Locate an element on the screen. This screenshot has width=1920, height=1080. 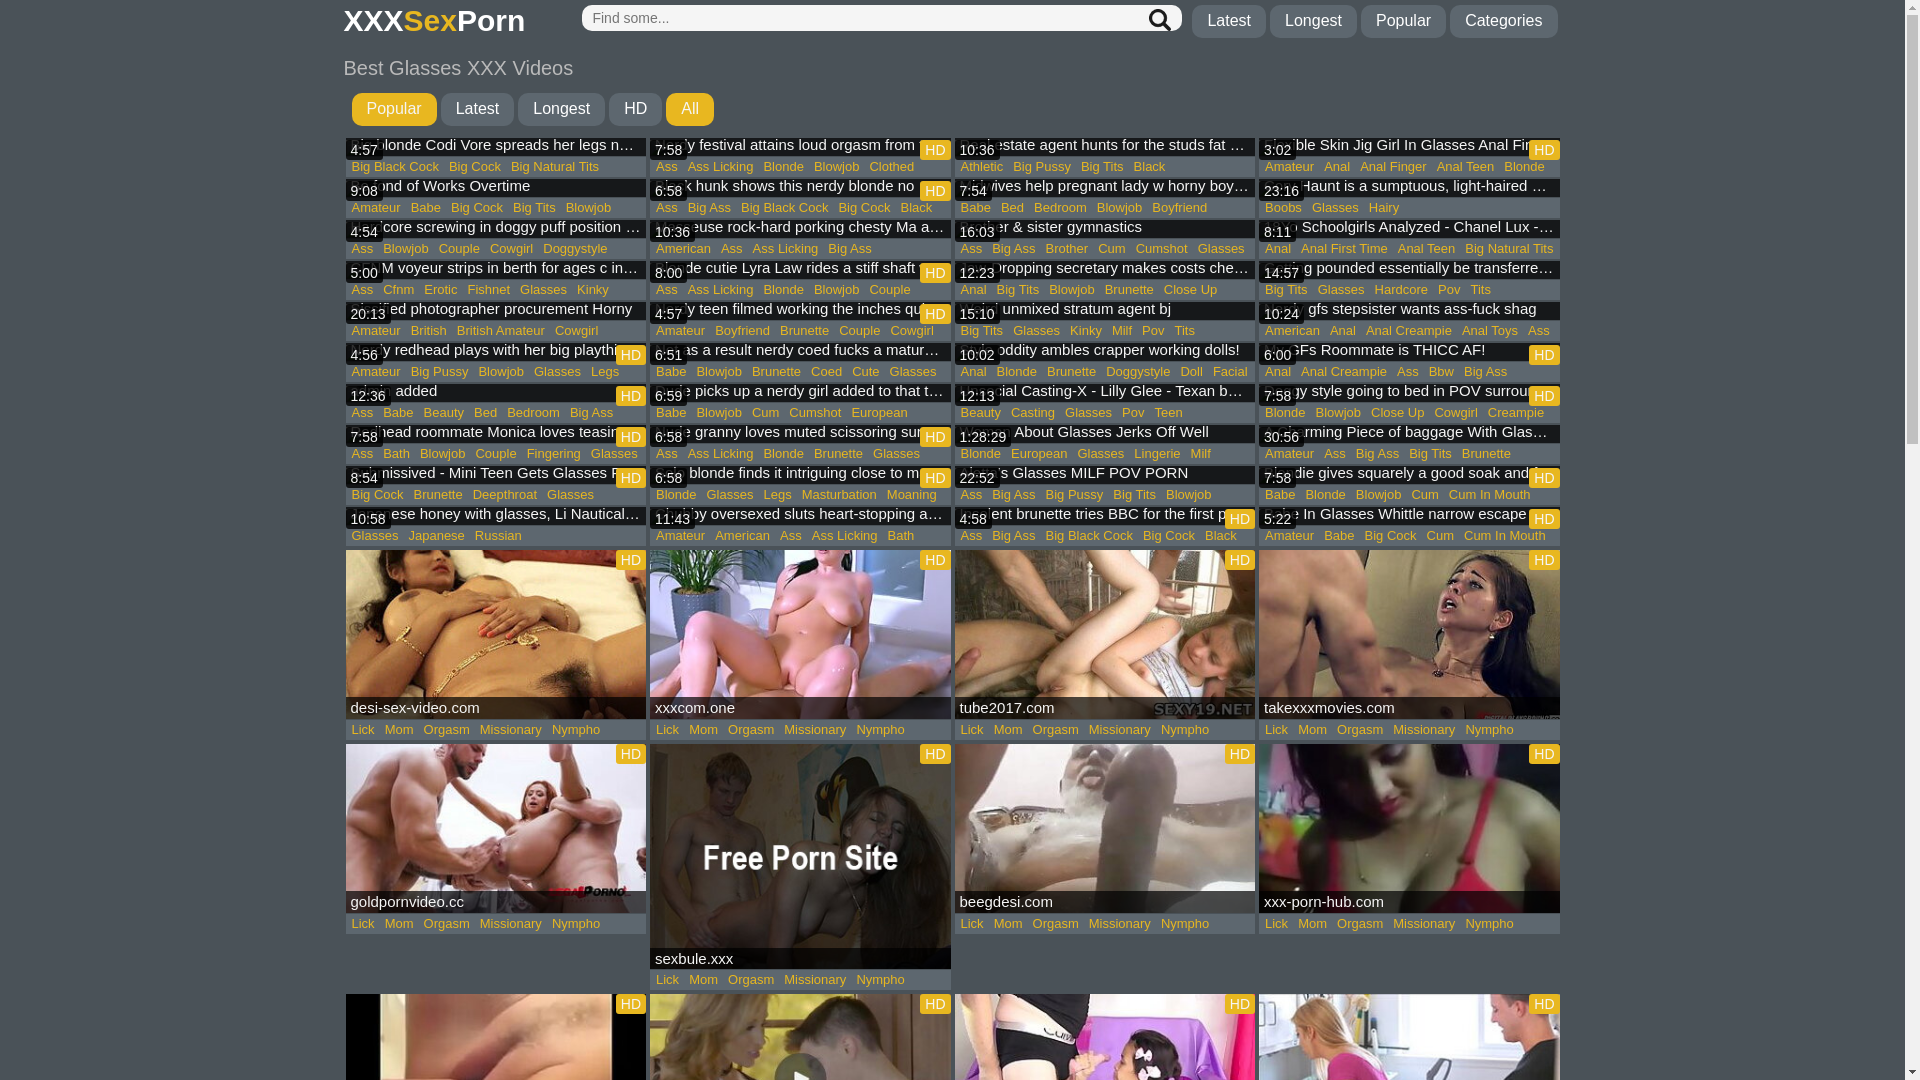
'Style oddity ambles crapper working dolls! is located at coordinates (1103, 352).